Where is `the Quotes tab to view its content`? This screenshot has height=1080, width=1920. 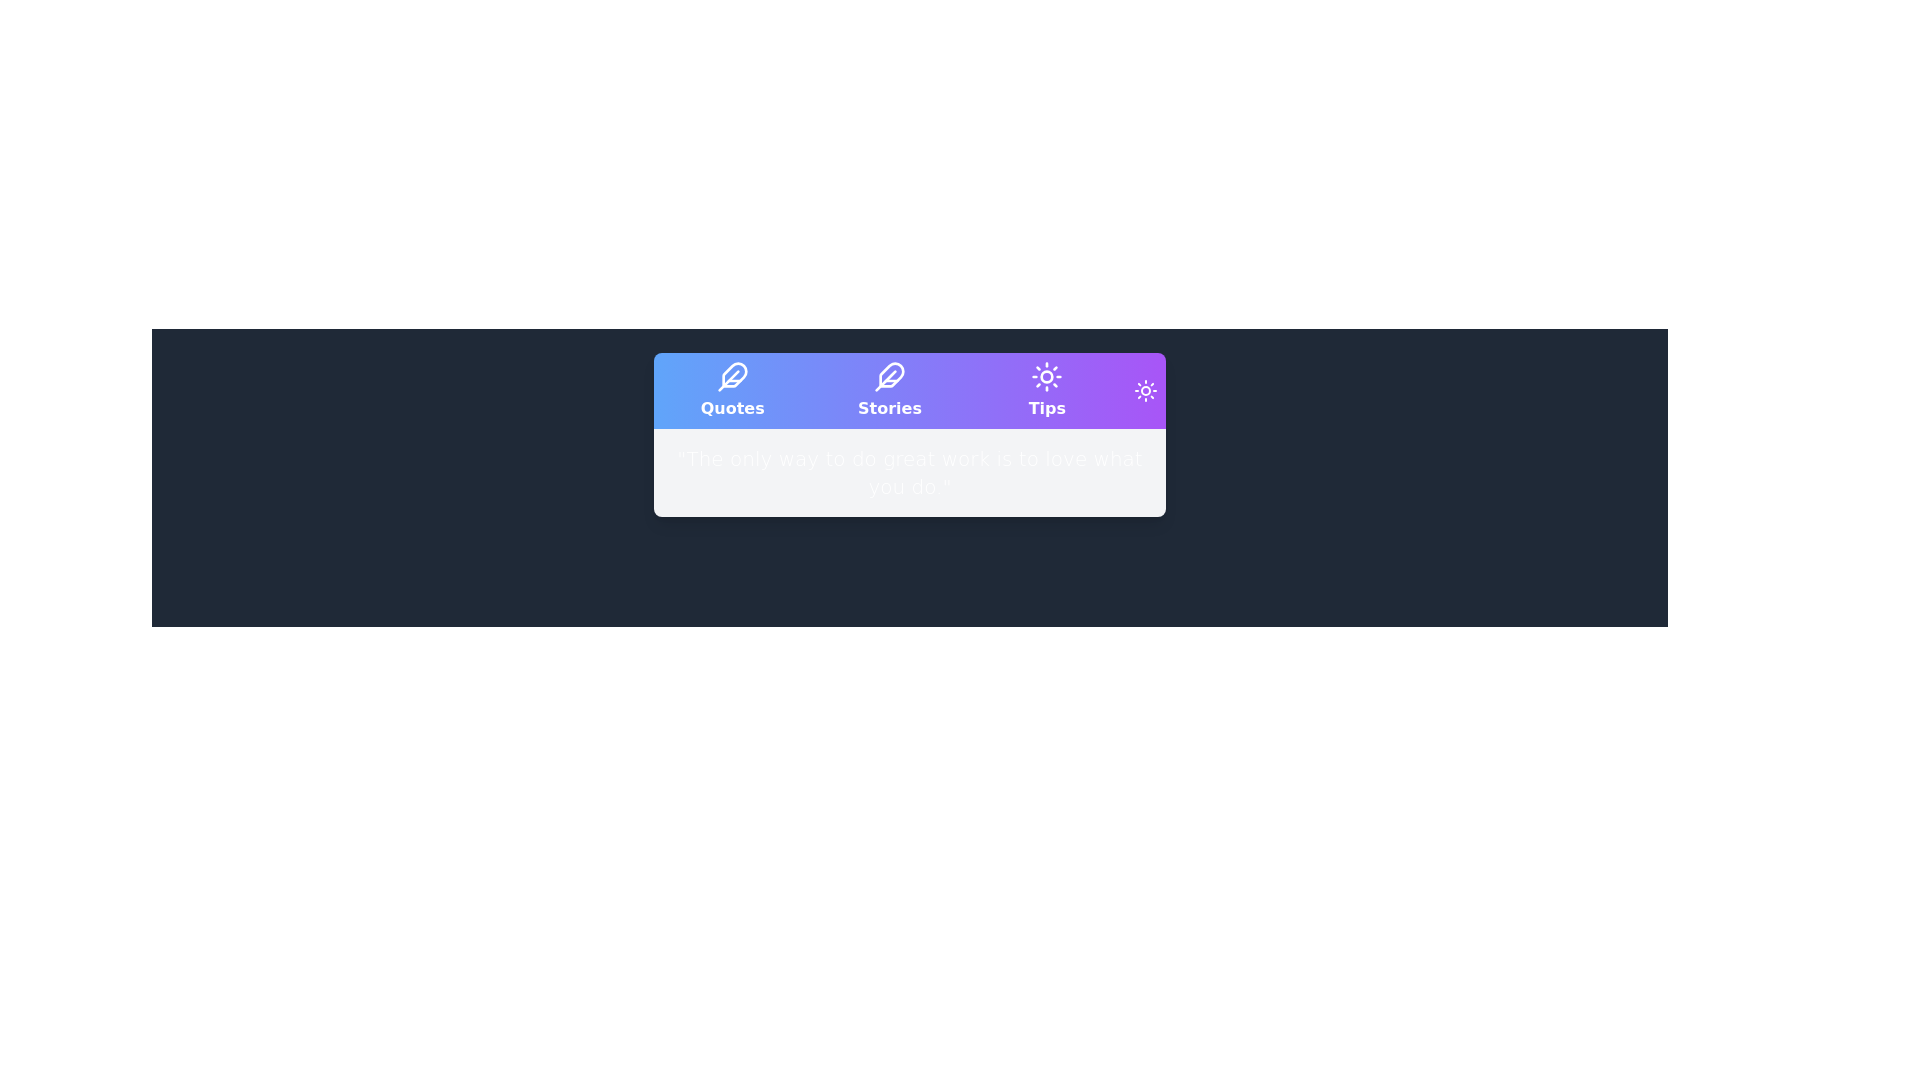
the Quotes tab to view its content is located at coordinates (731, 390).